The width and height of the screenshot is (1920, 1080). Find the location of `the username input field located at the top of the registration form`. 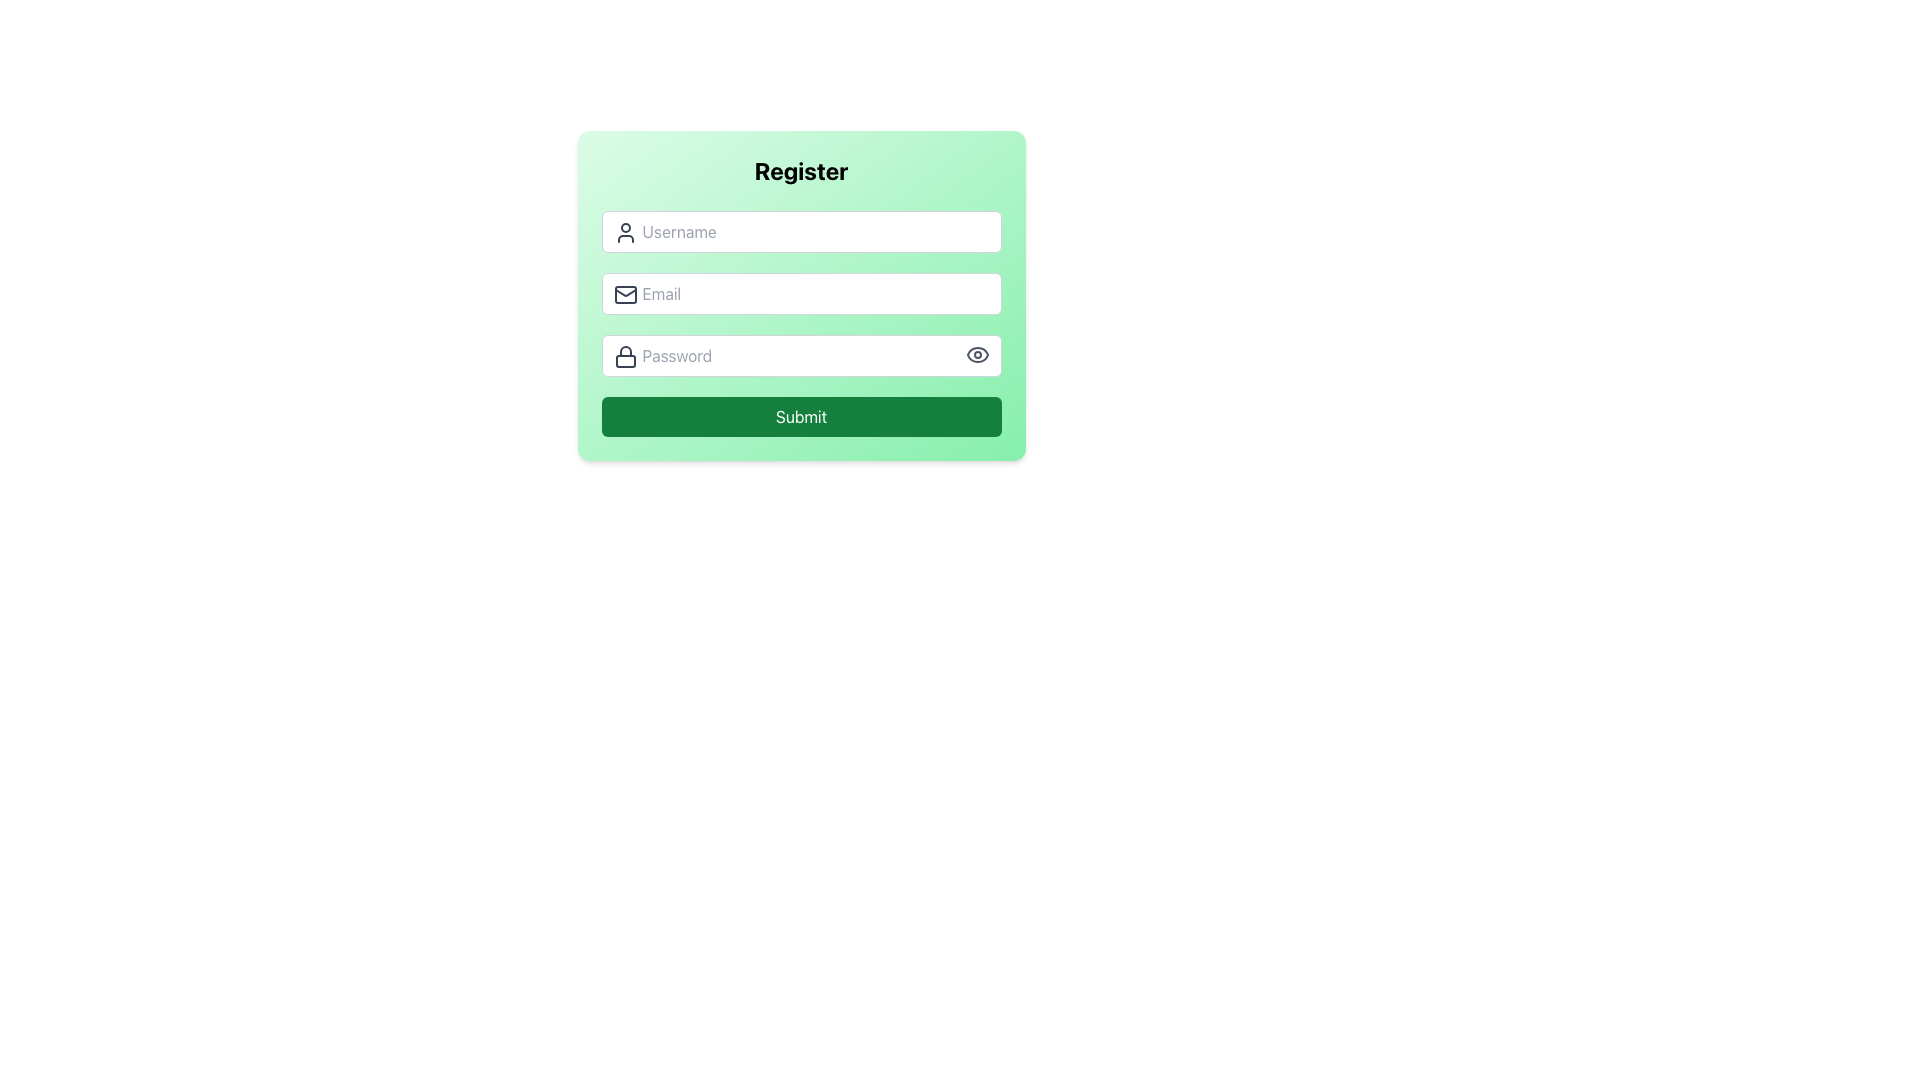

the username input field located at the top of the registration form is located at coordinates (801, 230).